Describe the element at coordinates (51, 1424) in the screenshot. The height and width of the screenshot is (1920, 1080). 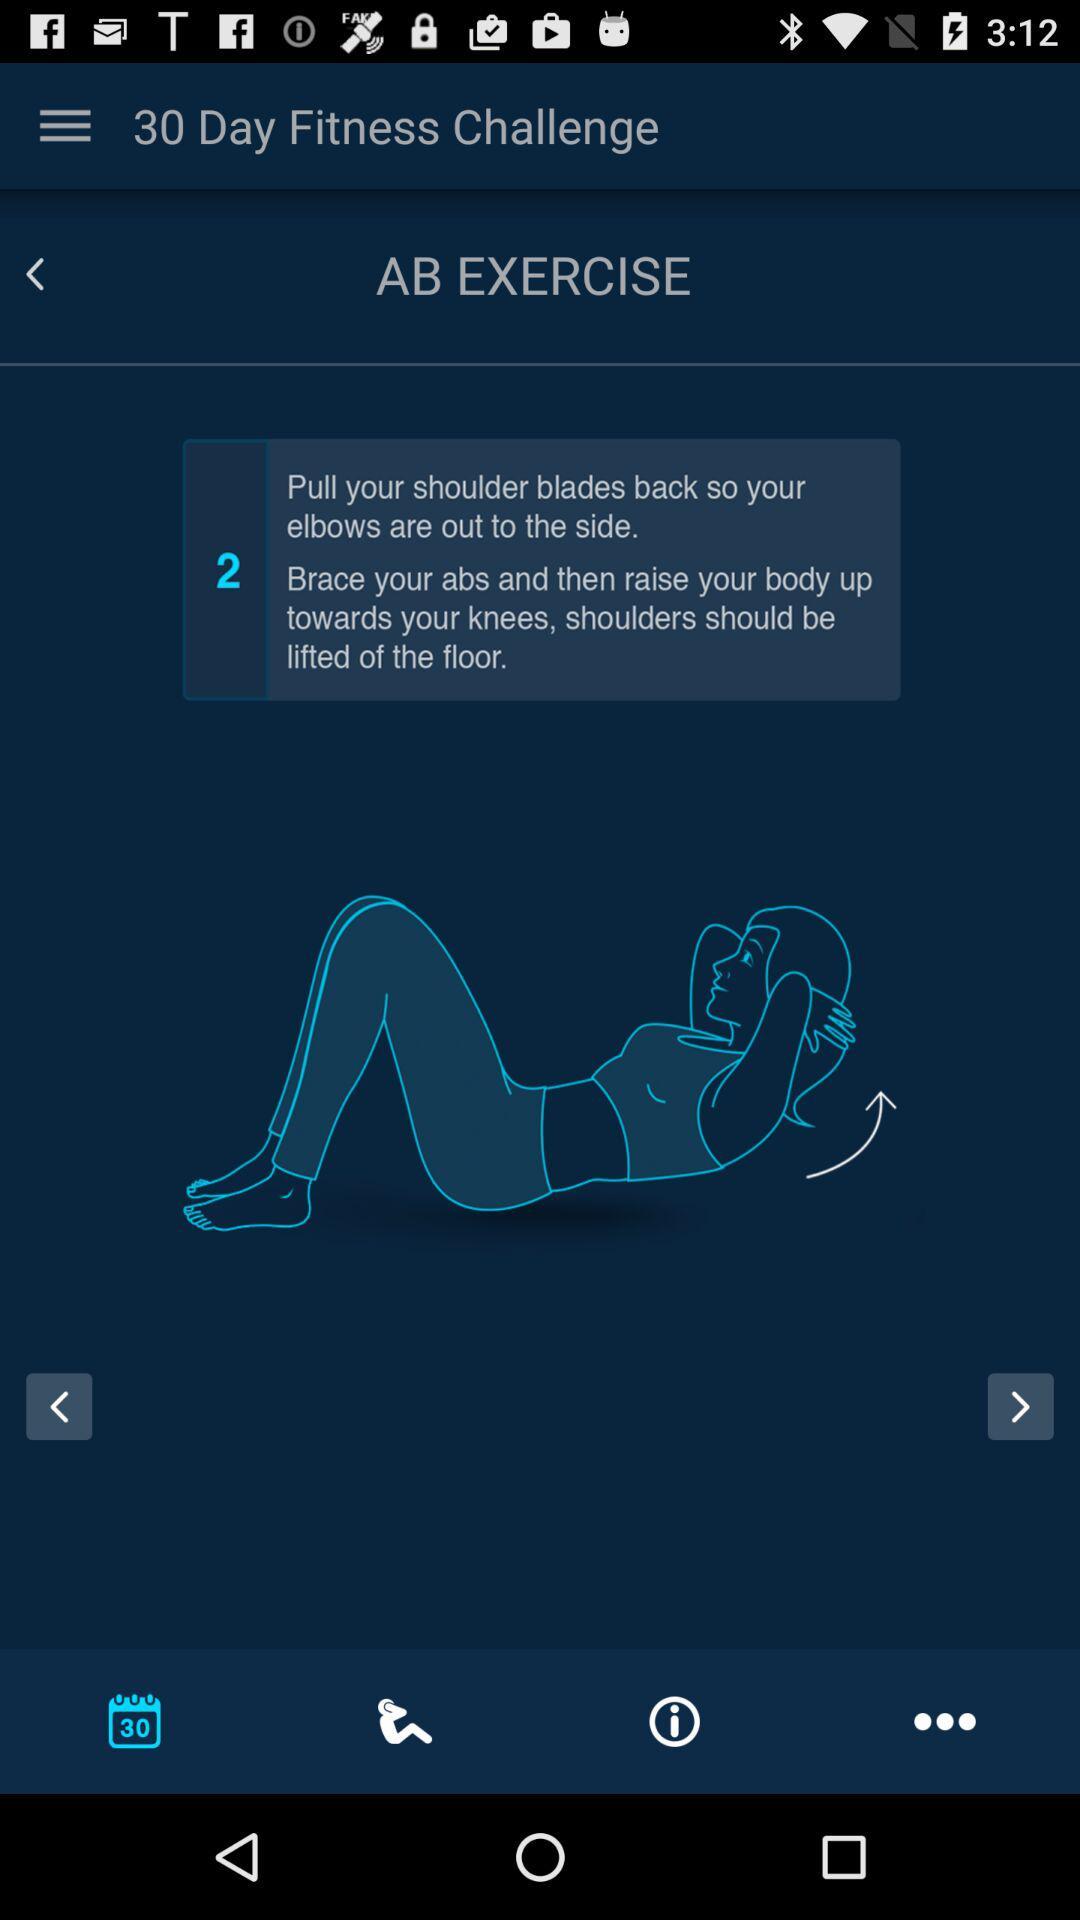
I see `previous exercise` at that location.